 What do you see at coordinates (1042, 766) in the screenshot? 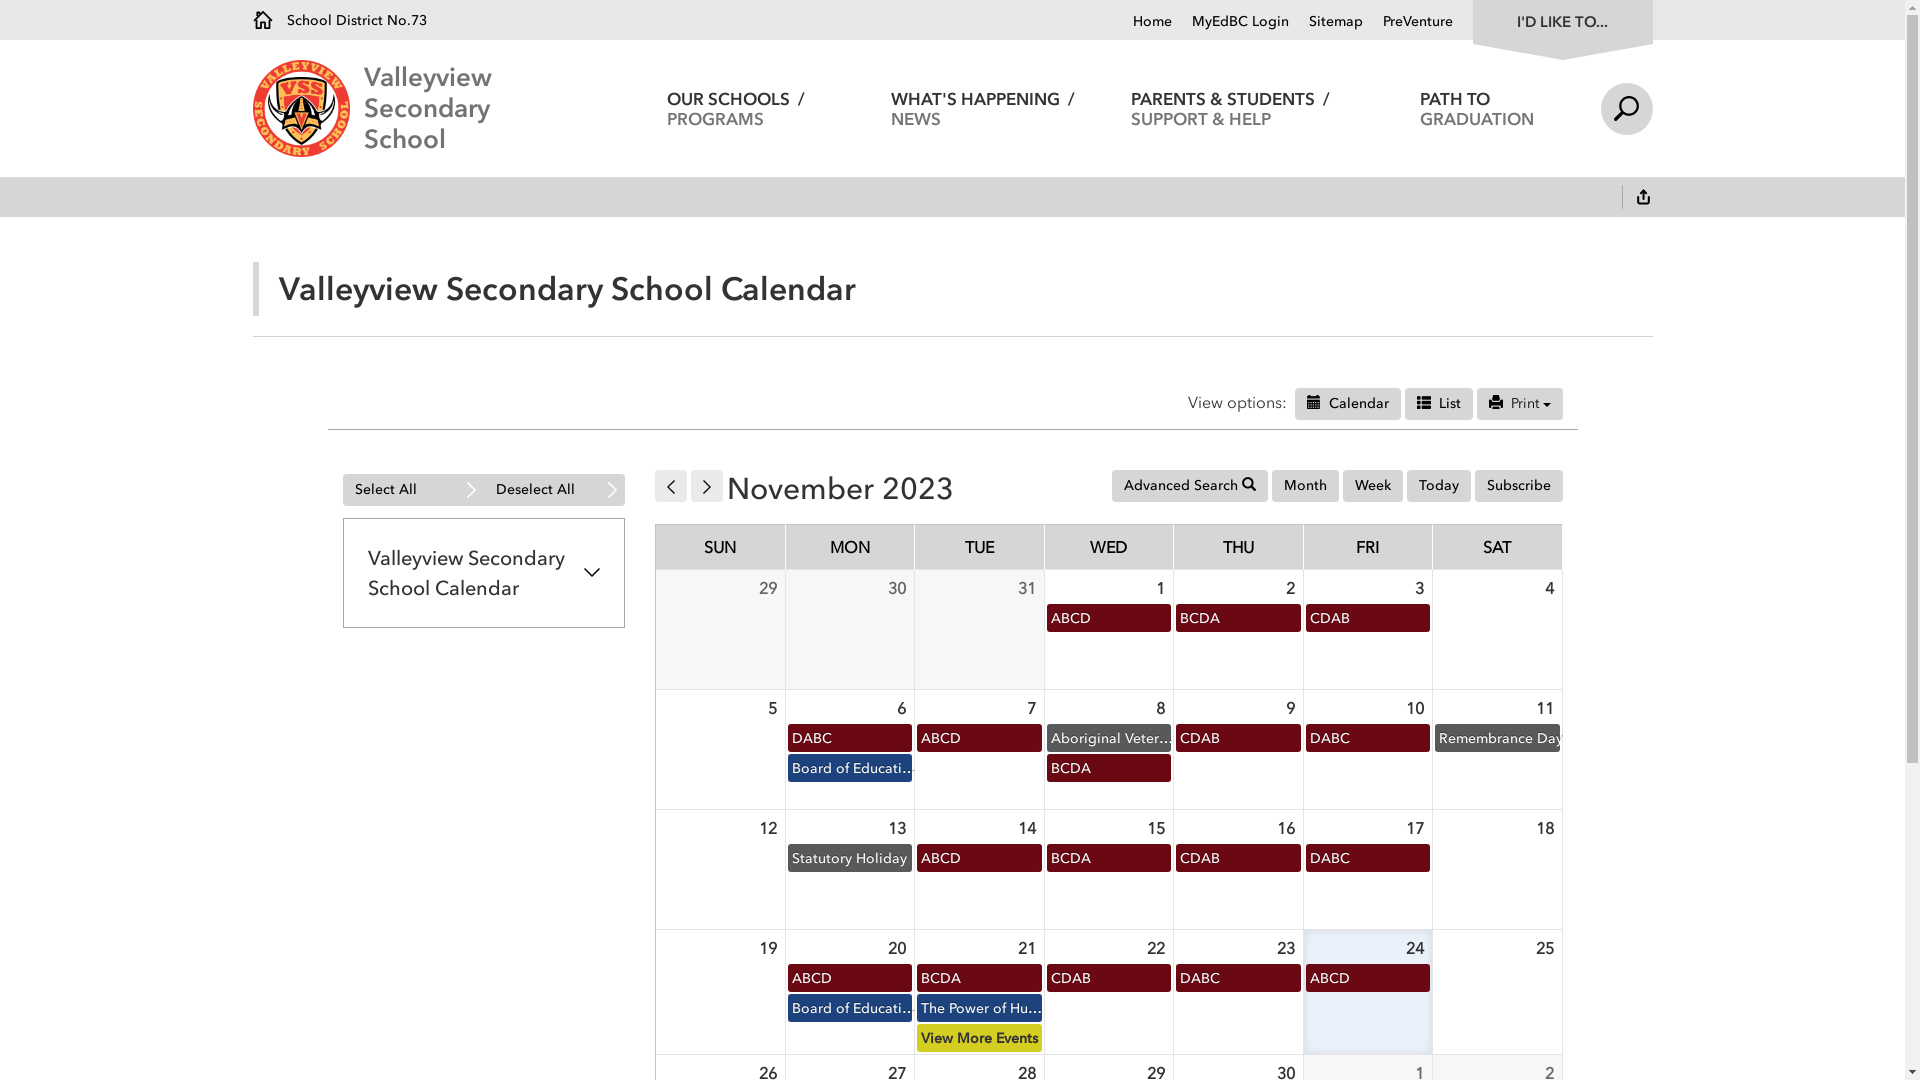
I see `'BCDA'` at bounding box center [1042, 766].